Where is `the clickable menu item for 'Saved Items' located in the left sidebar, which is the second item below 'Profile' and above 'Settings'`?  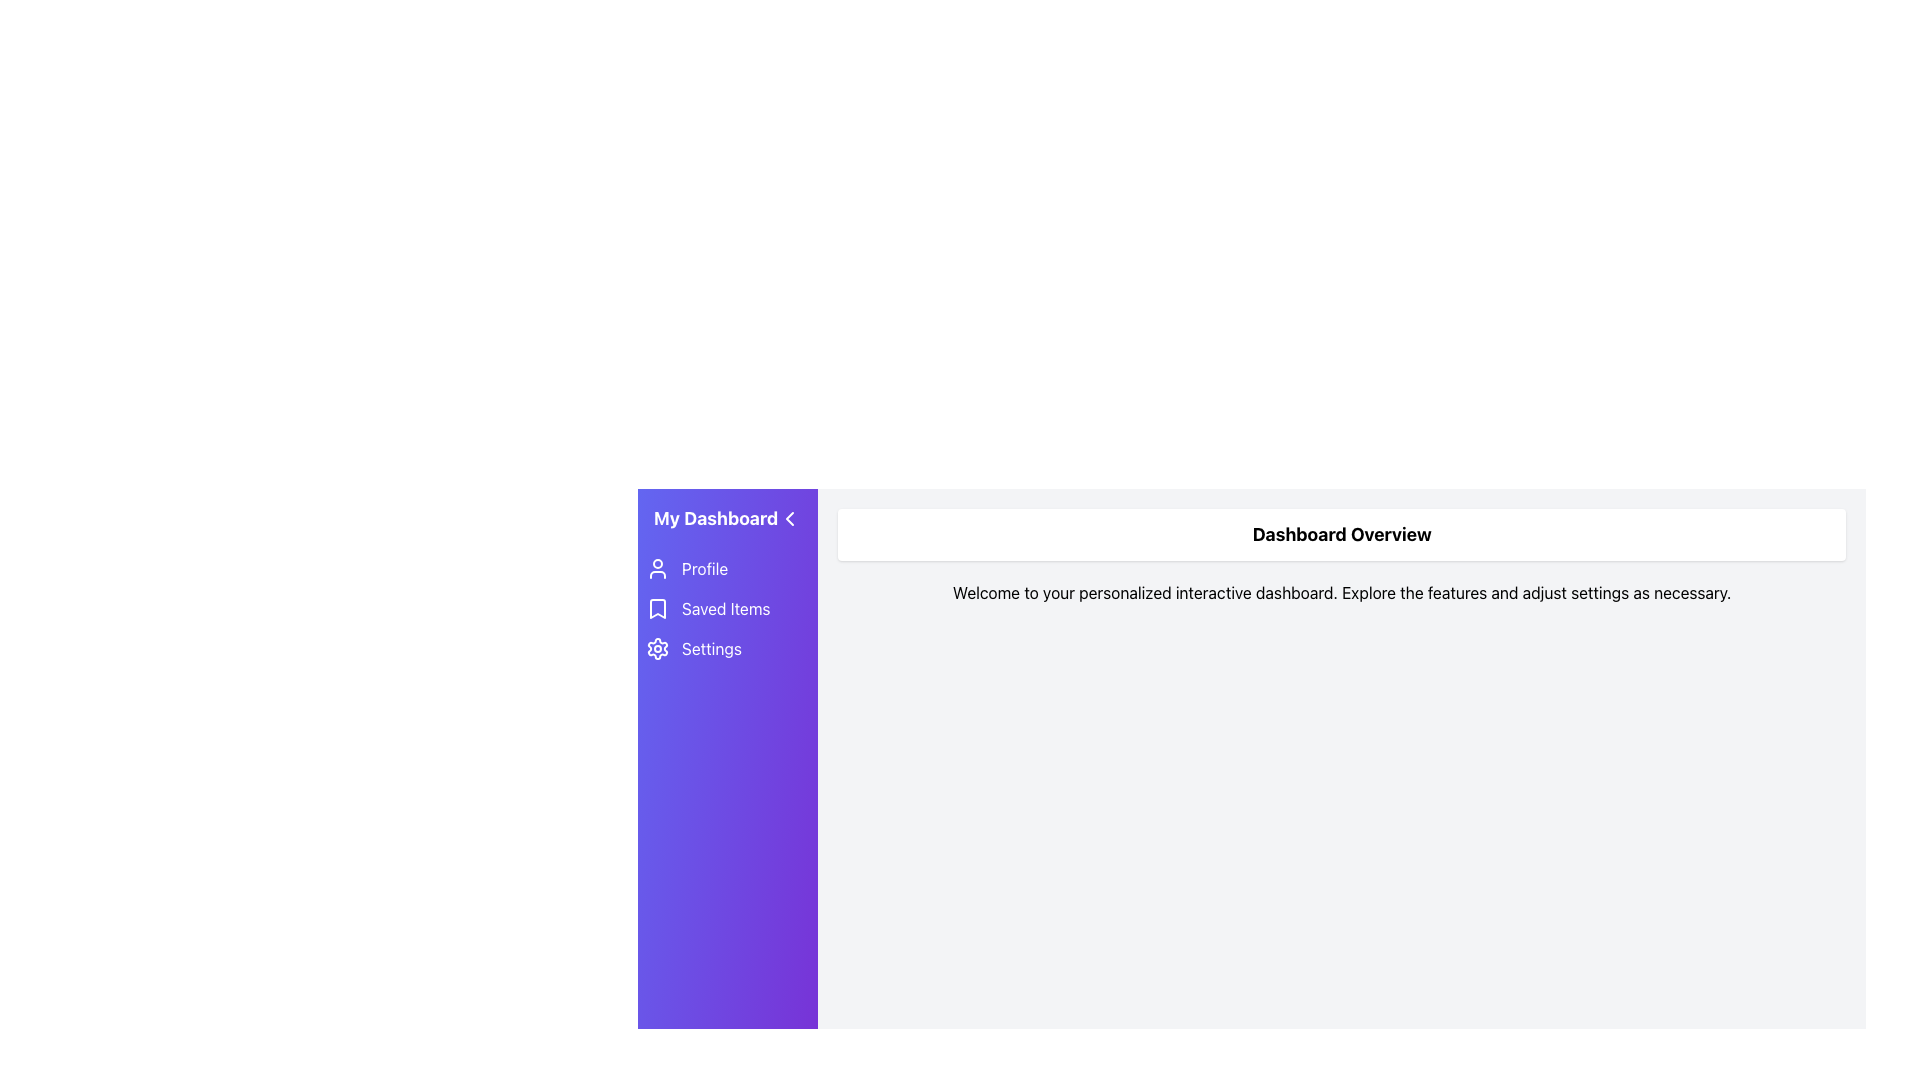
the clickable menu item for 'Saved Items' located in the left sidebar, which is the second item below 'Profile' and above 'Settings' is located at coordinates (727, 608).